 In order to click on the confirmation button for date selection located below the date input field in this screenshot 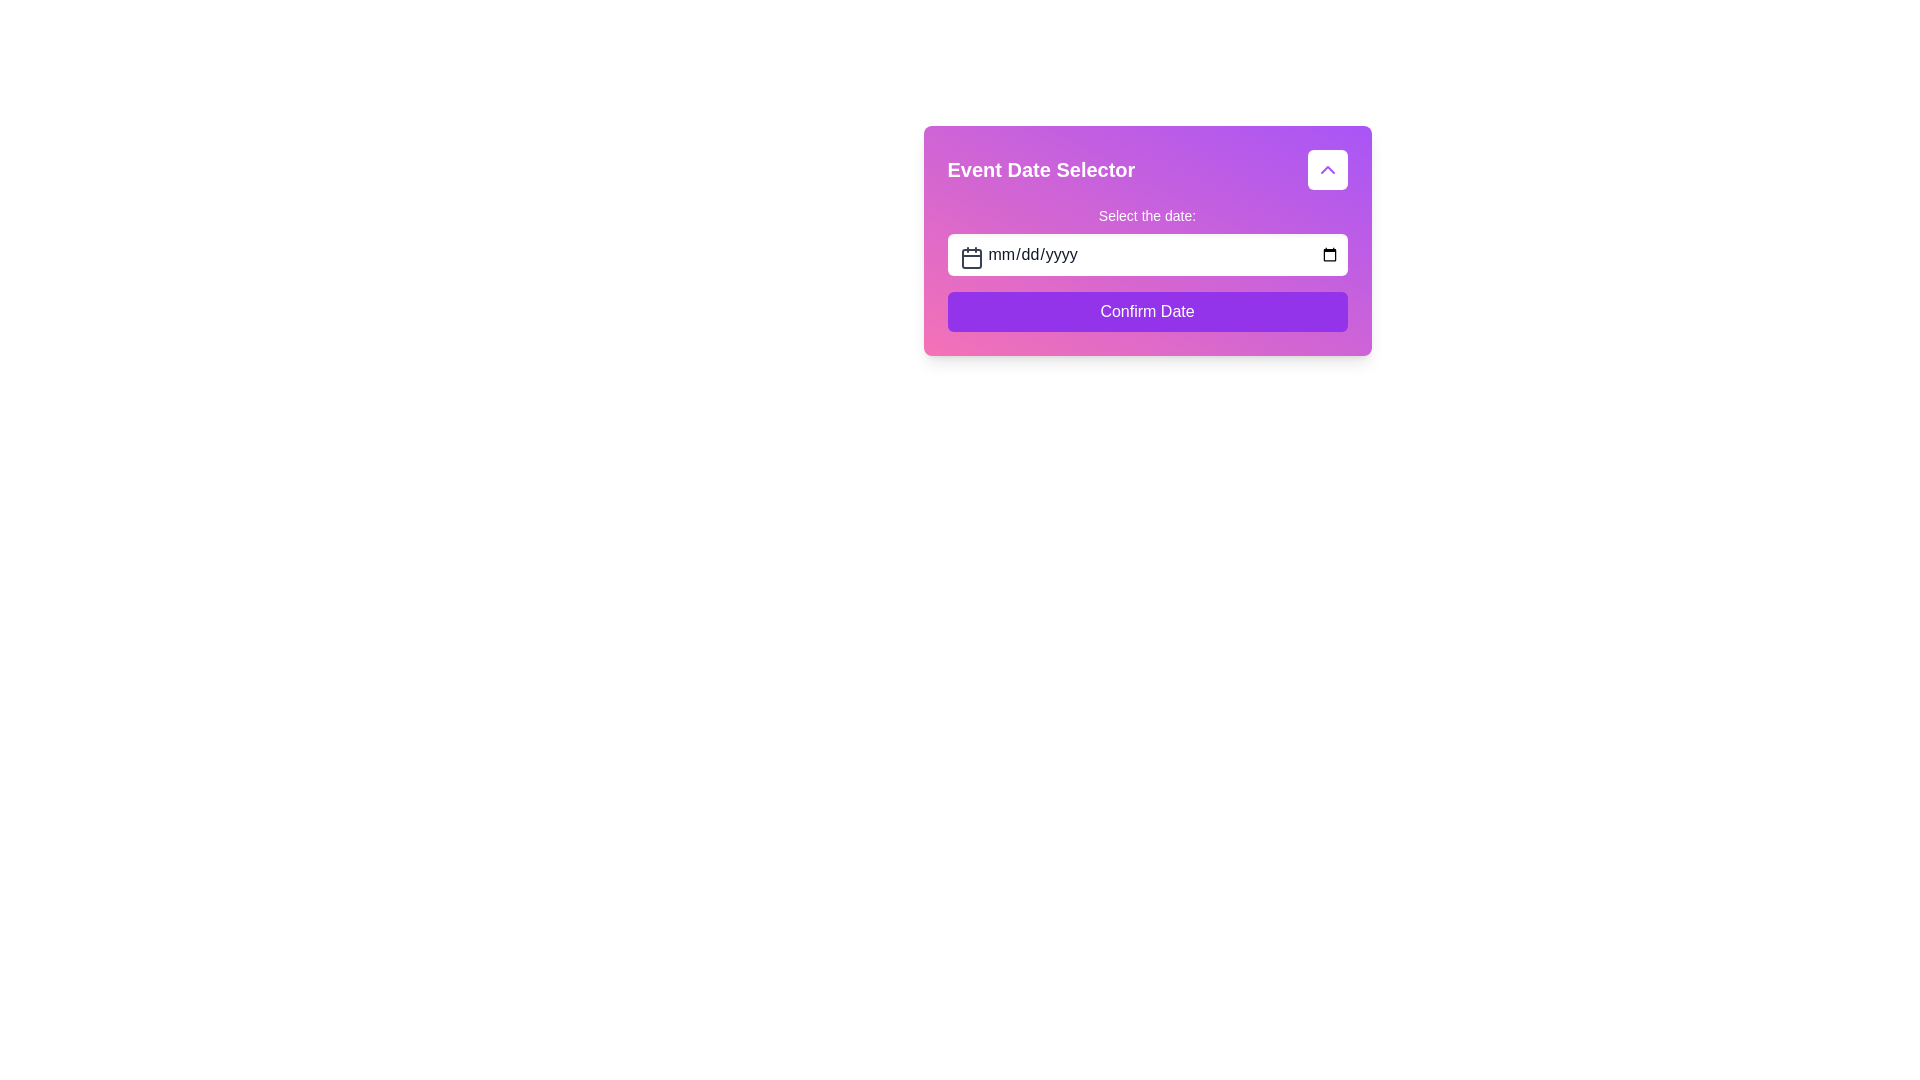, I will do `click(1147, 312)`.